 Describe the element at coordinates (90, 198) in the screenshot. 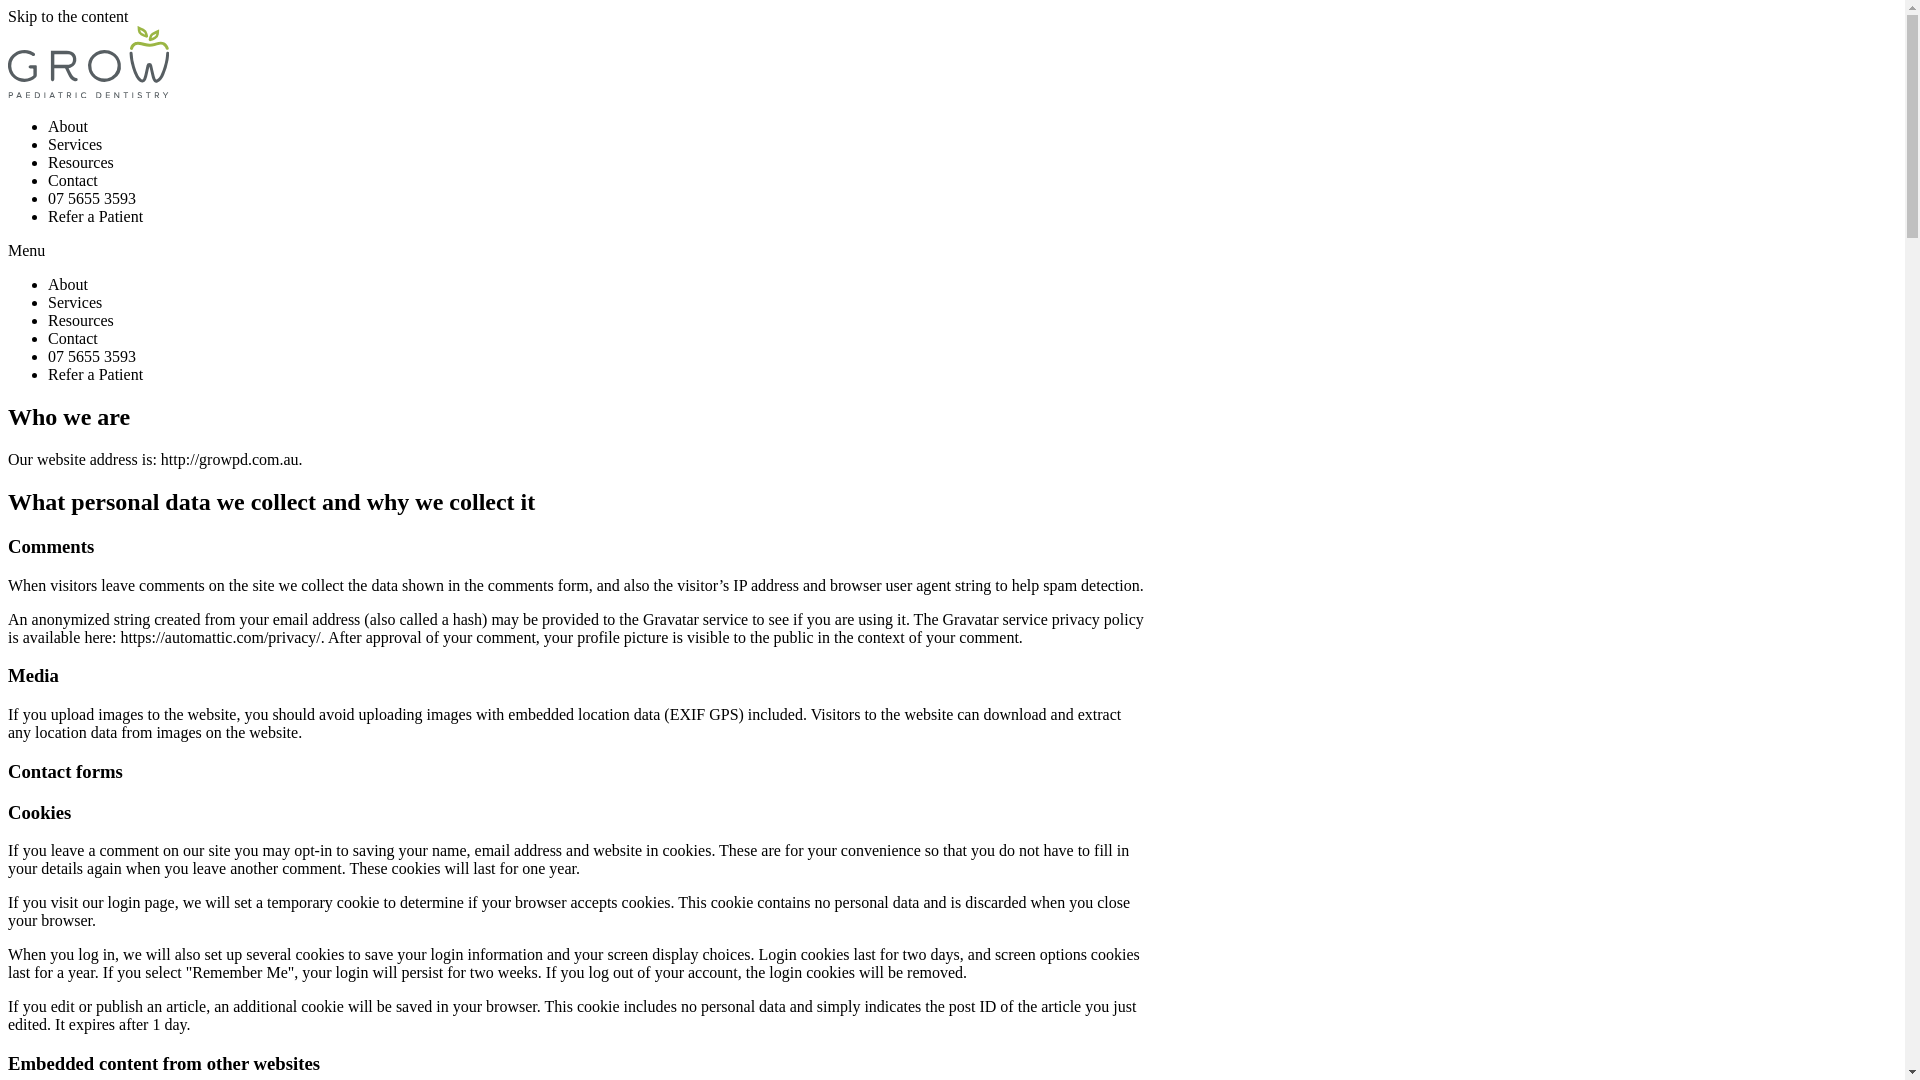

I see `'07 5655 3593'` at that location.